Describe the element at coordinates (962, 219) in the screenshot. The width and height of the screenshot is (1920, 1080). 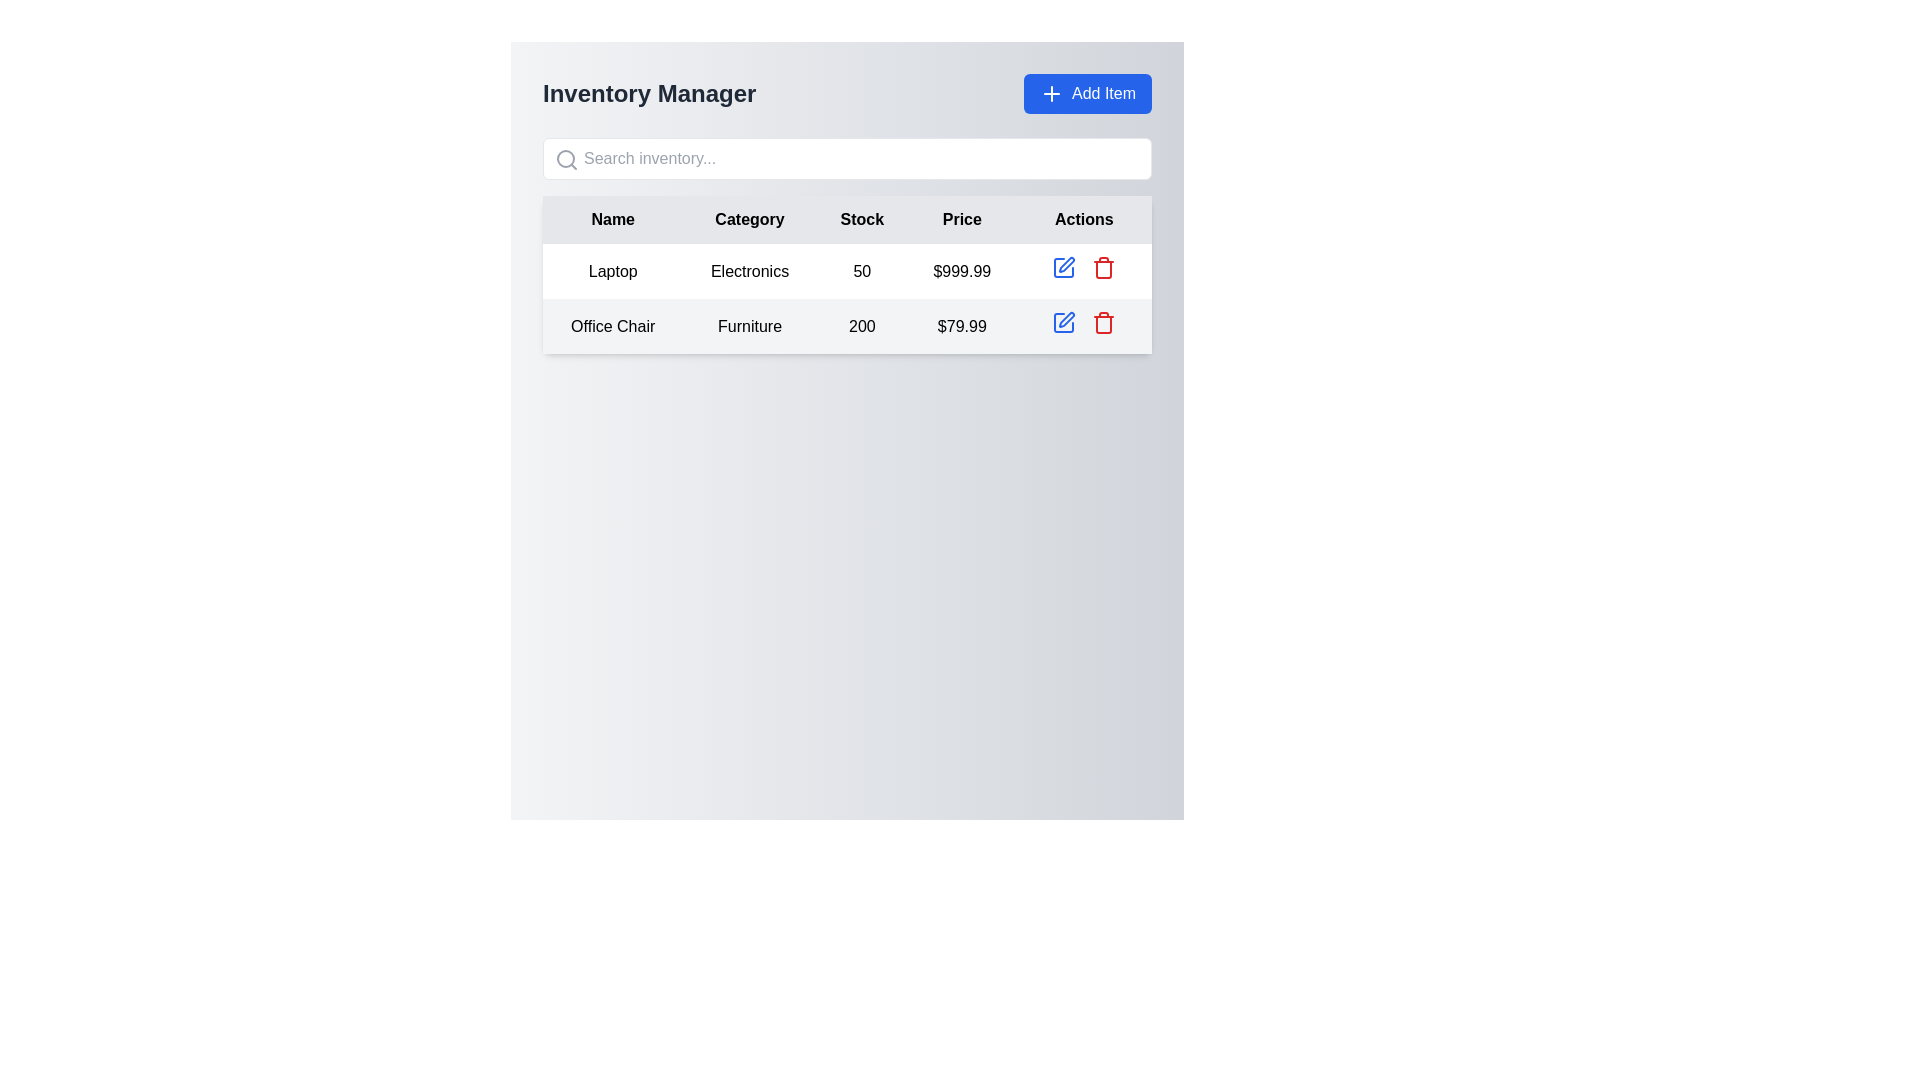
I see `the text label that serves as the header title for pricing details in the table layout, positioned after 'Name', 'Category', and 'Stock'` at that location.